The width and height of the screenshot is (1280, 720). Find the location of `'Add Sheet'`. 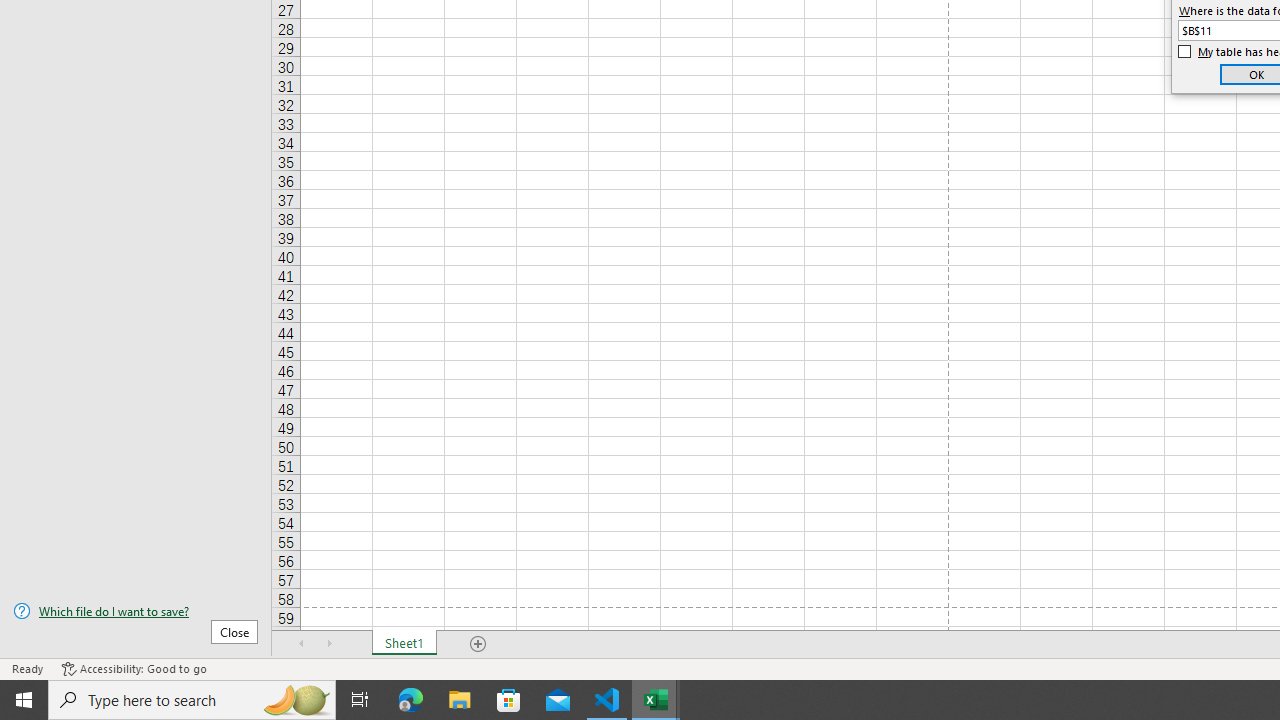

'Add Sheet' is located at coordinates (477, 644).